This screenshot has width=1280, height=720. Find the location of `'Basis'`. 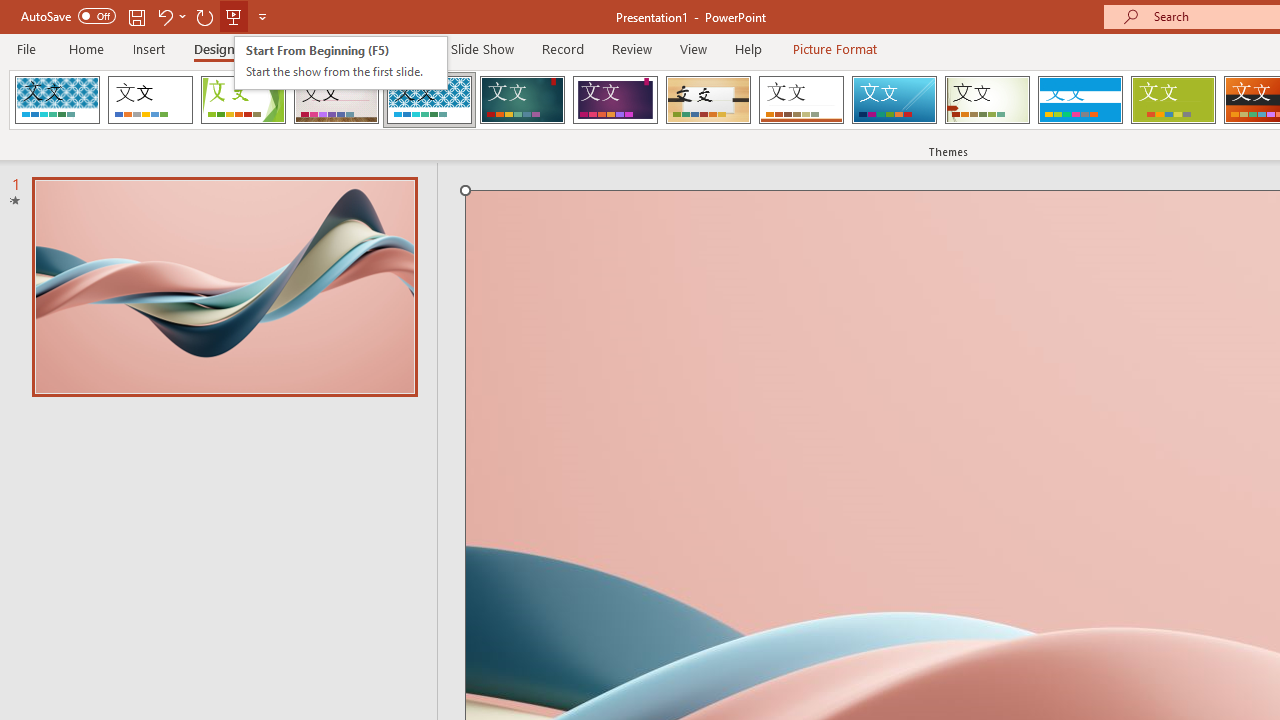

'Basis' is located at coordinates (1173, 100).